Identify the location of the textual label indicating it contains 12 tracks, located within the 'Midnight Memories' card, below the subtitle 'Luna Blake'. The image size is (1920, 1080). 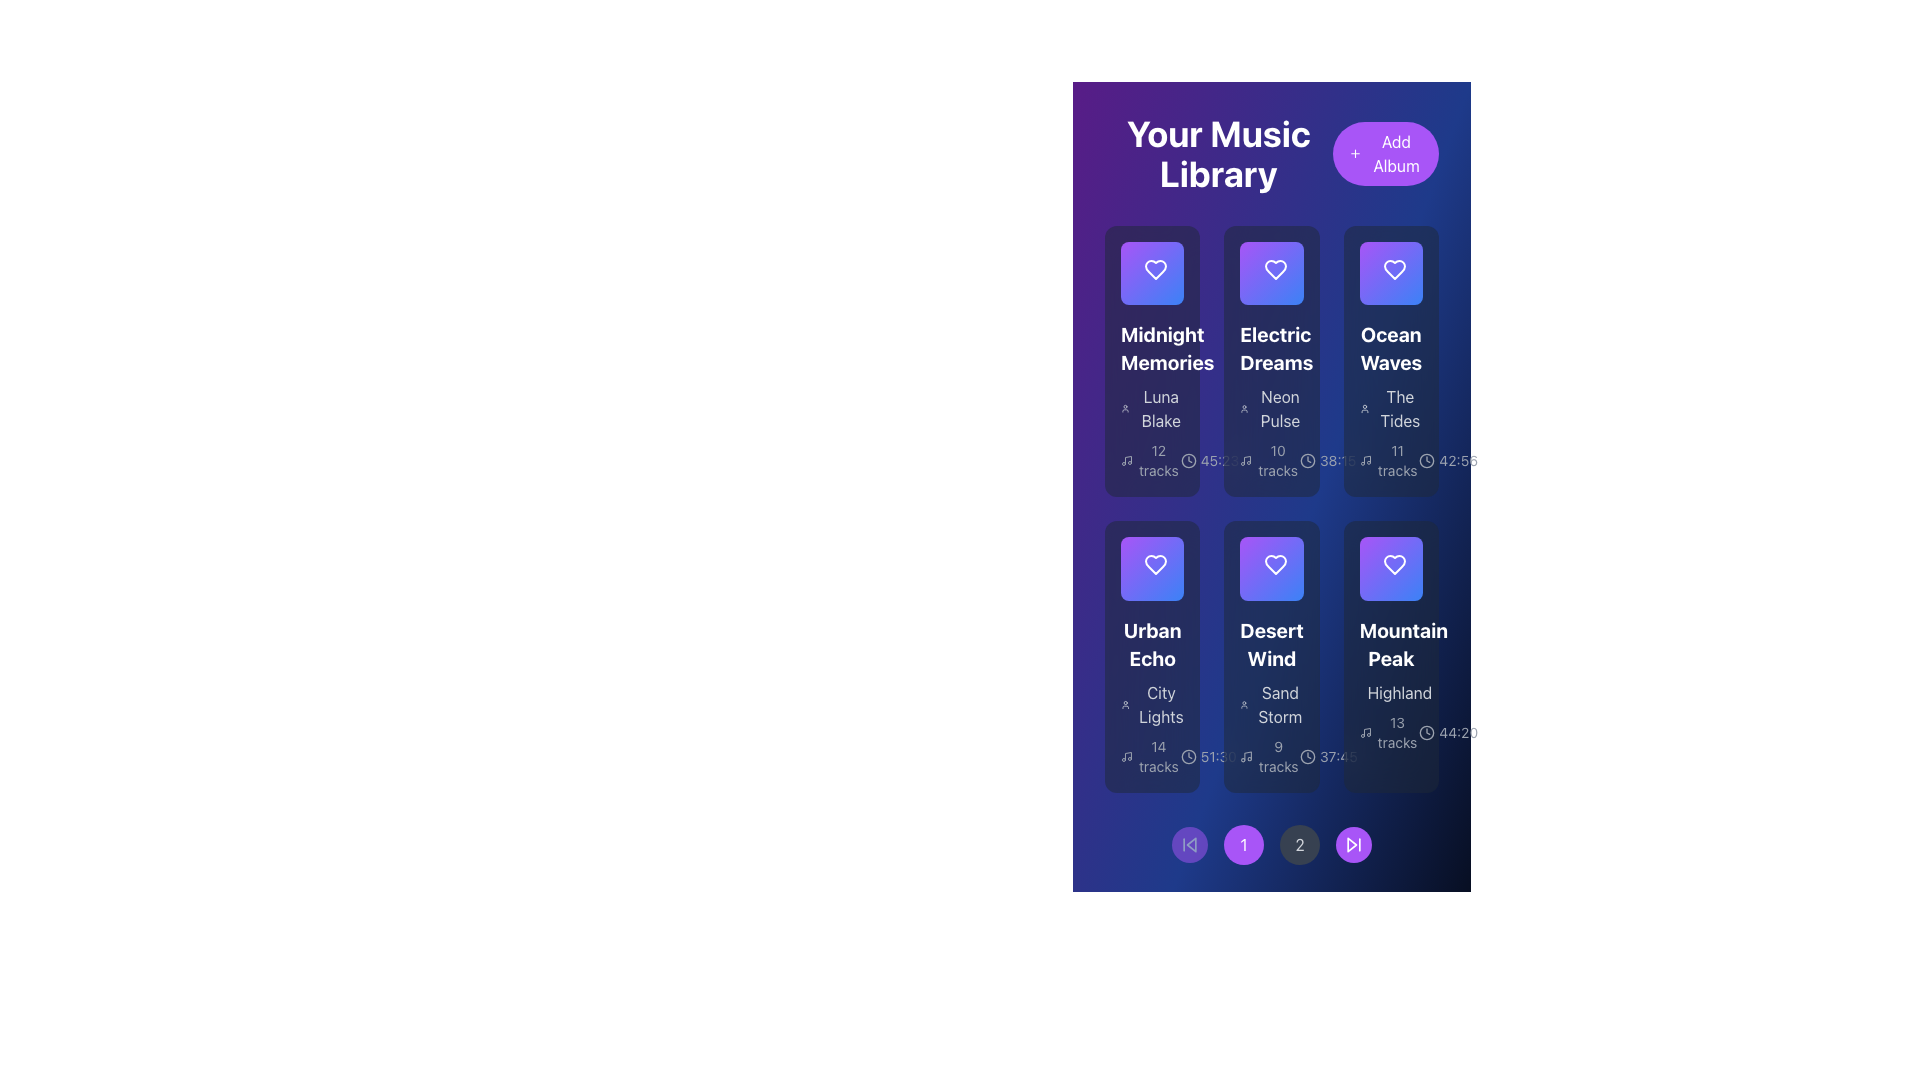
(1150, 461).